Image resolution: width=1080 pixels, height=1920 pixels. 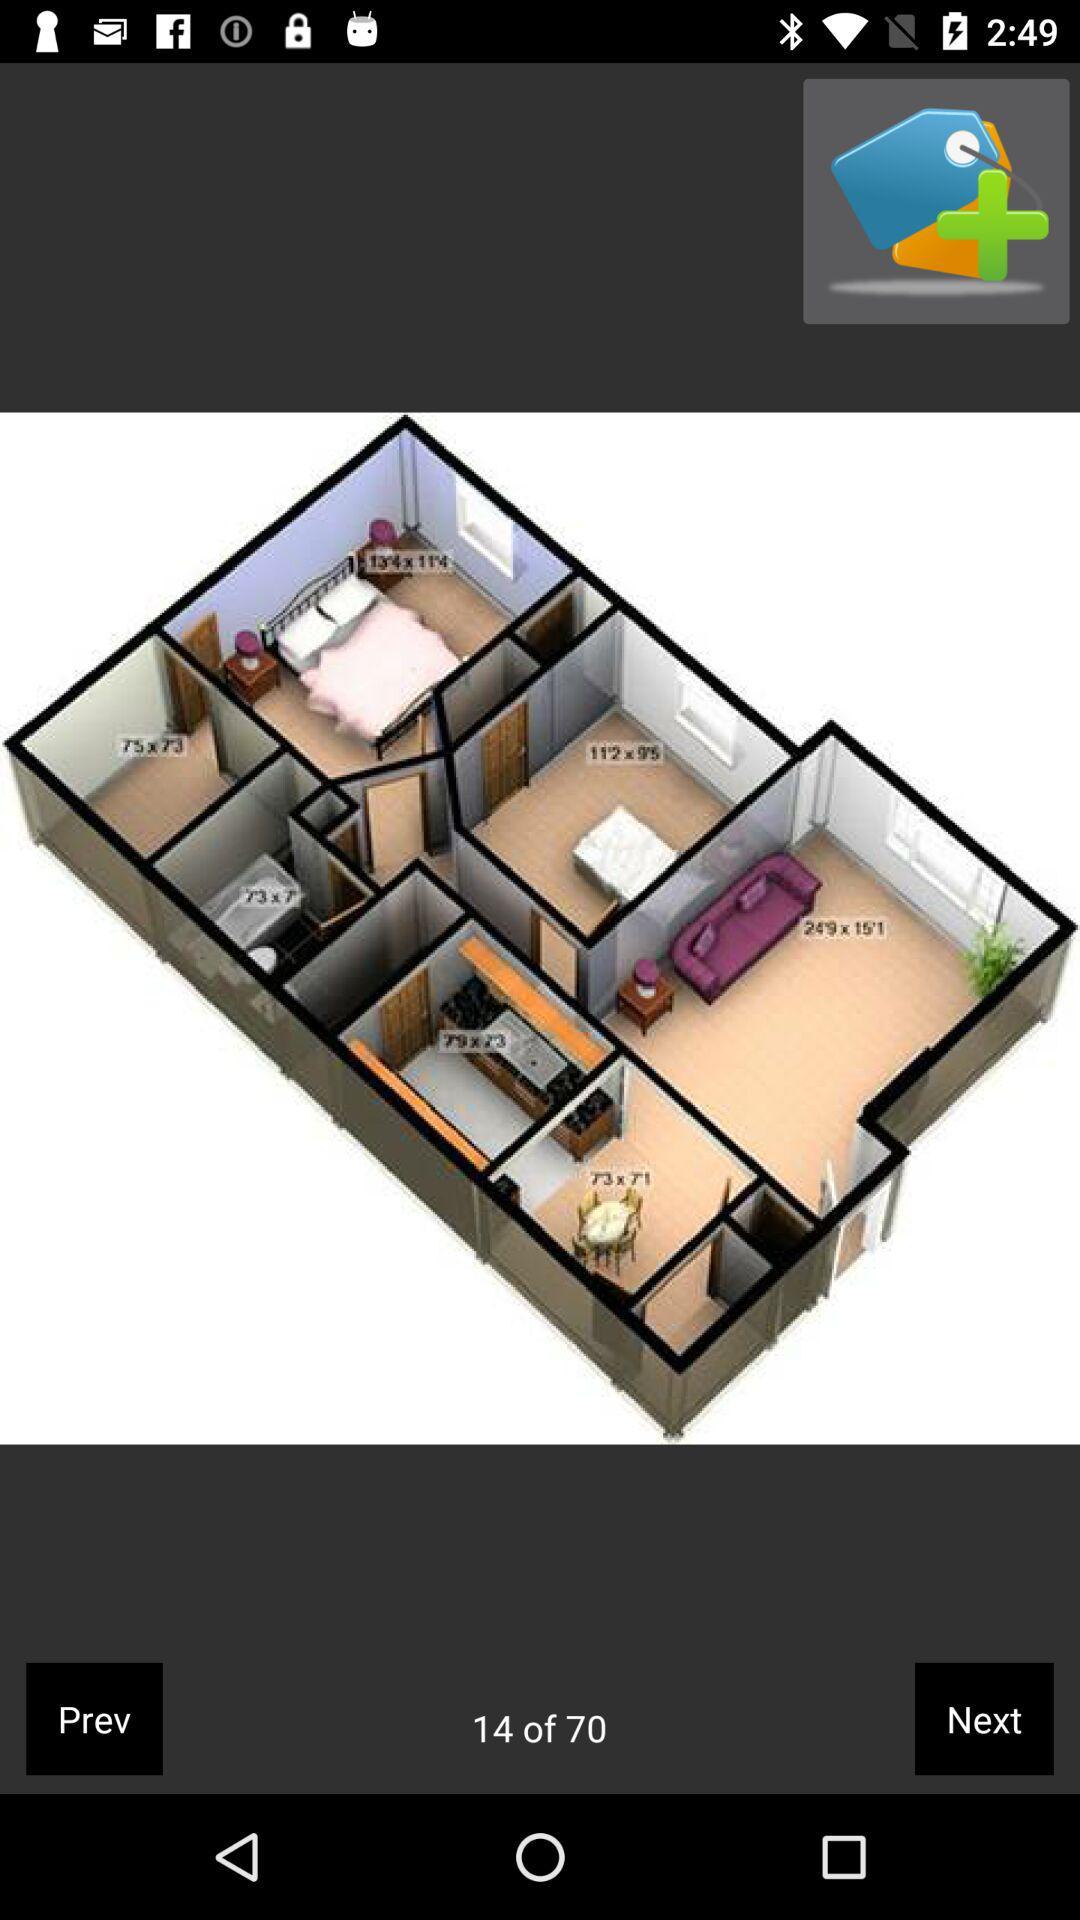 I want to click on app next to the prev app, so click(x=538, y=1727).